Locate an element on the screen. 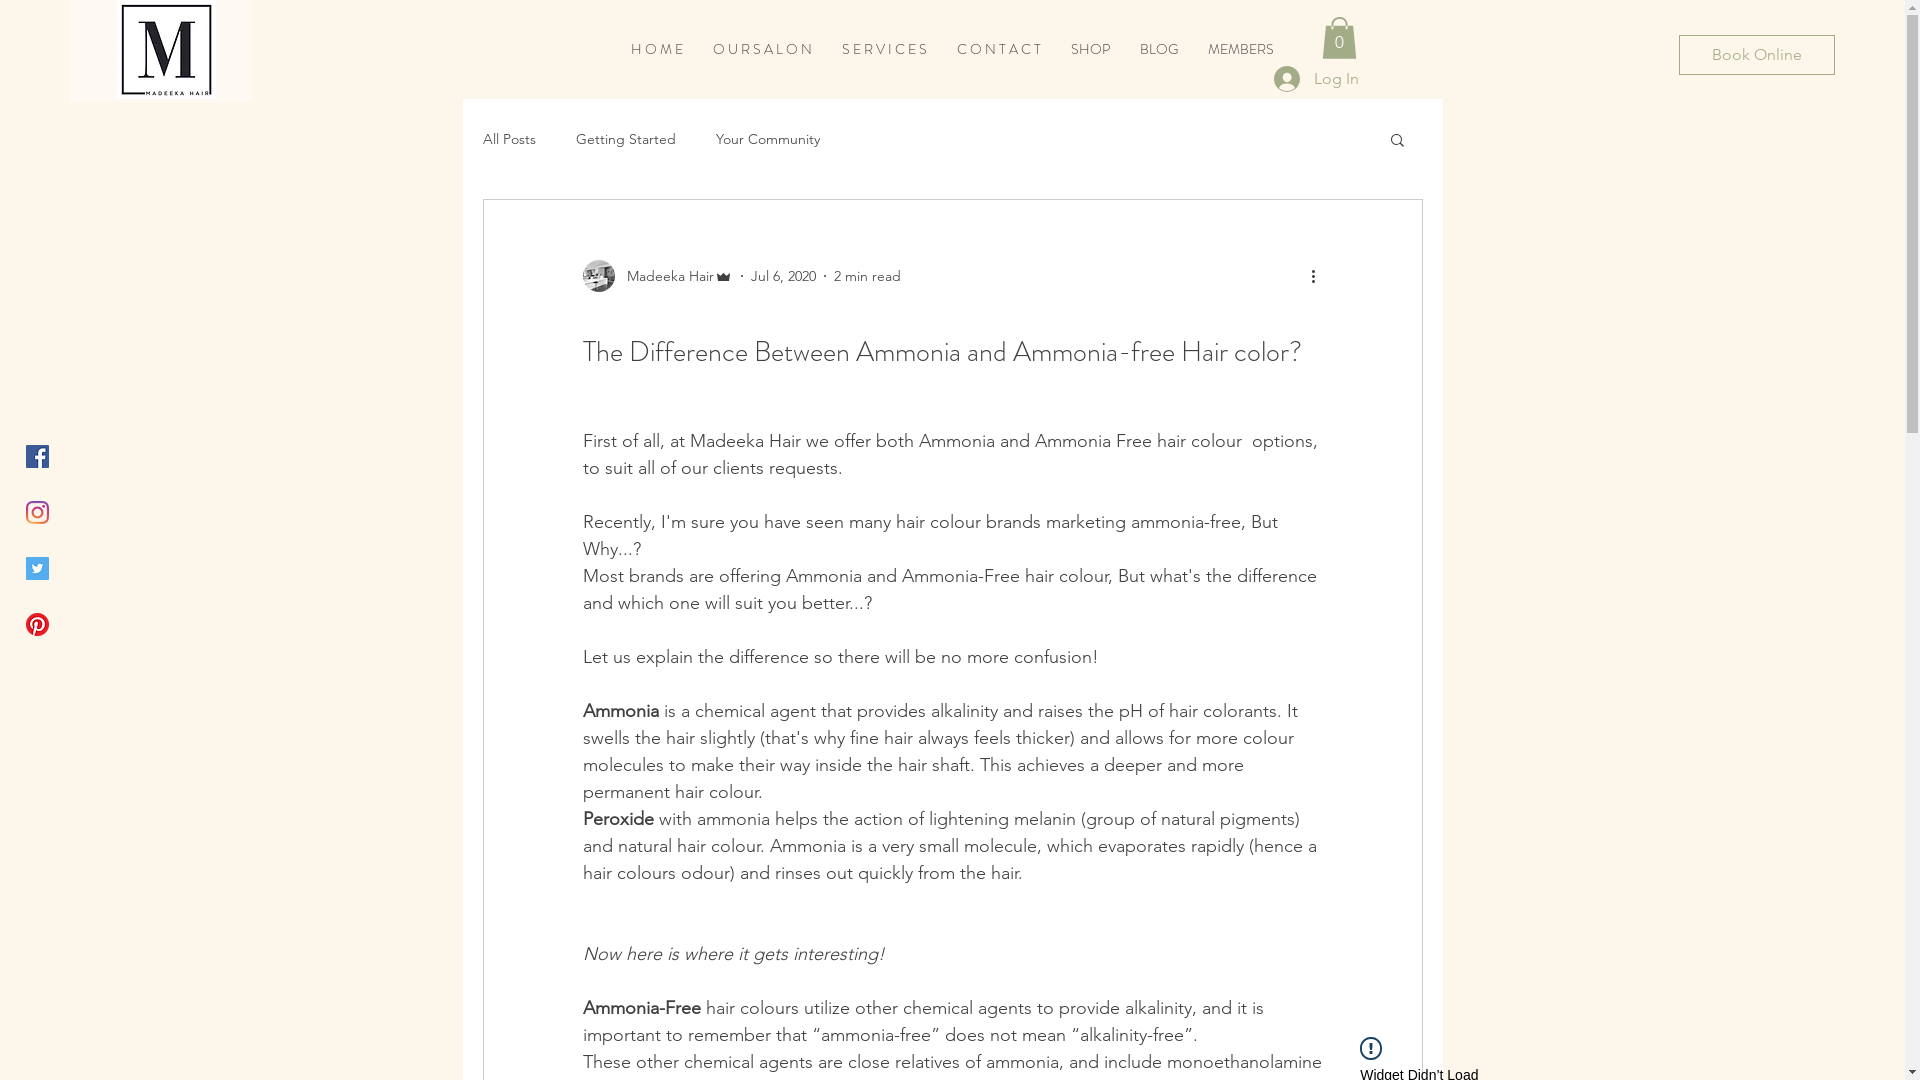 The image size is (1920, 1080). 'Your Community' is located at coordinates (767, 137).